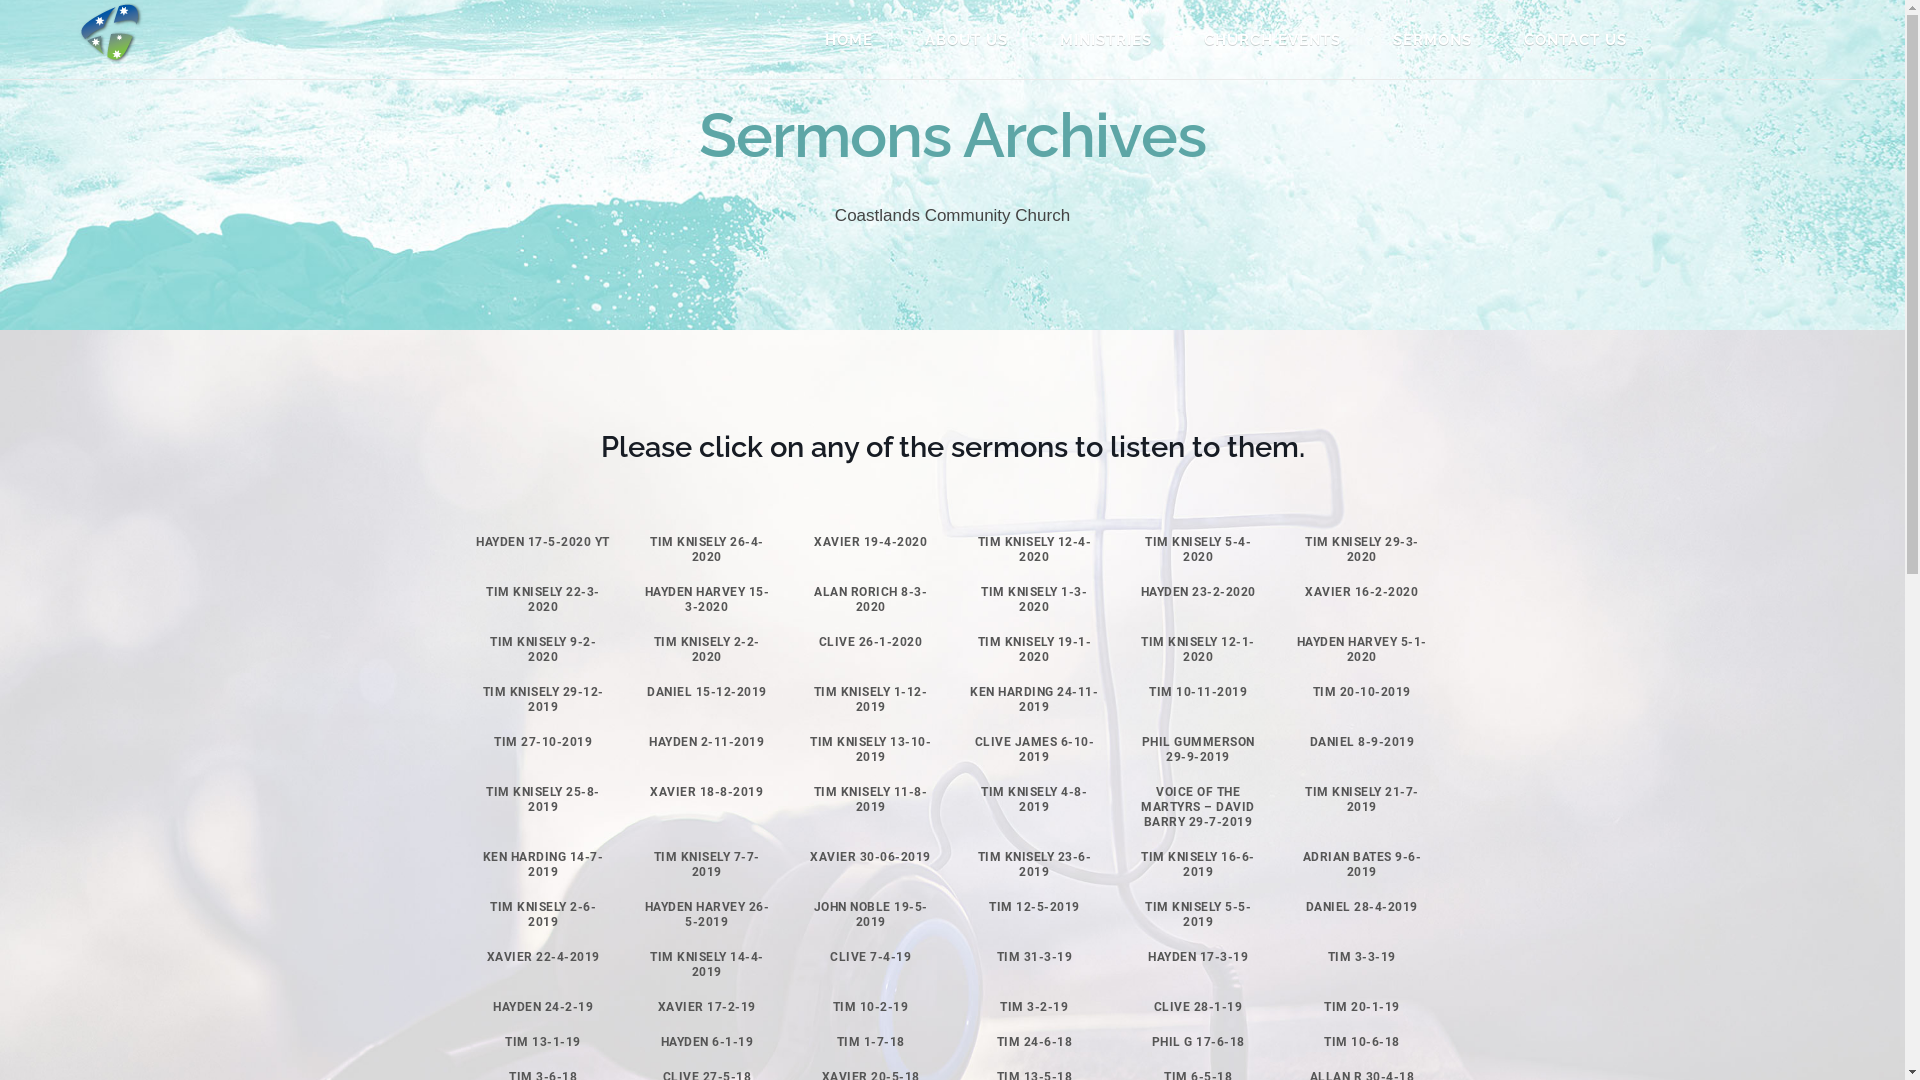 Image resolution: width=1920 pixels, height=1080 pixels. I want to click on 'TIM KNISELY 21-7-2019', so click(1361, 798).